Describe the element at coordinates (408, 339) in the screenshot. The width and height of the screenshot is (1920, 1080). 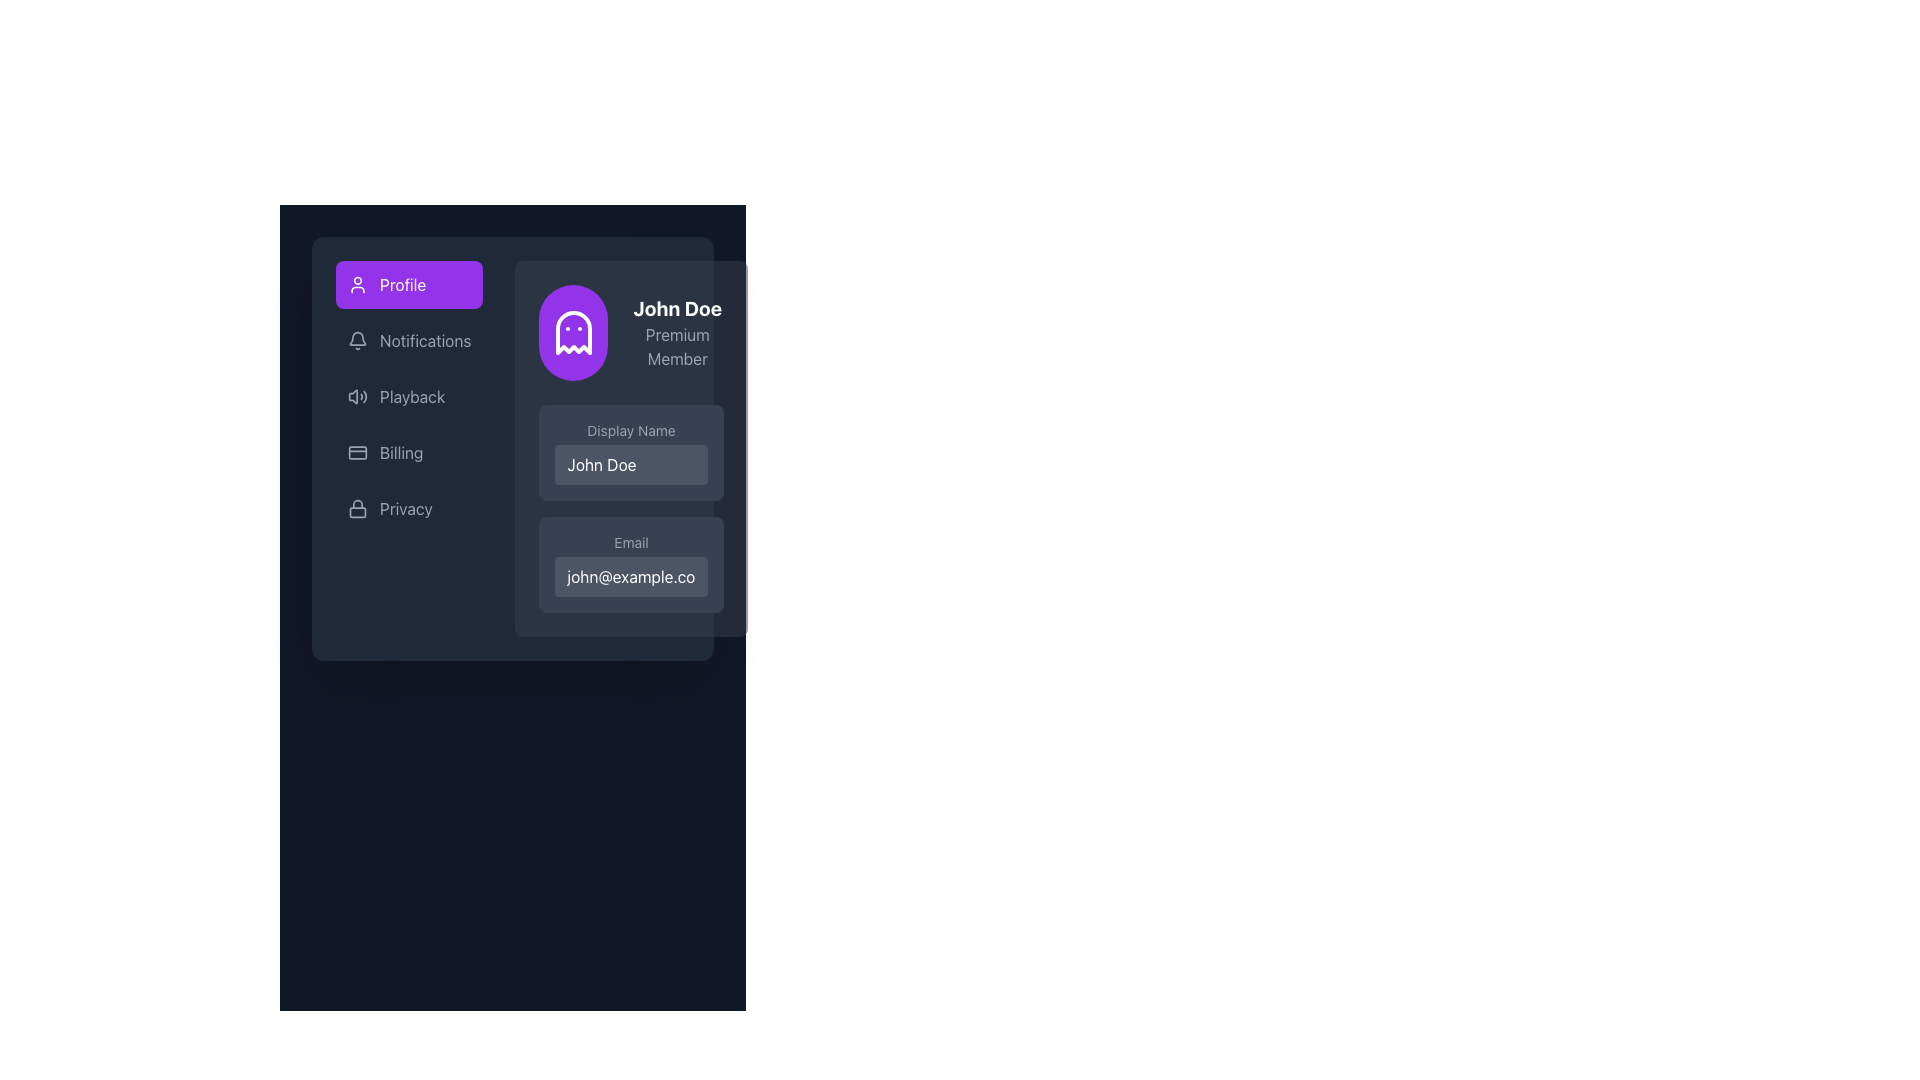
I see `the 'Notifications' menu option button, which features a bell icon and is styled with rounded corners` at that location.